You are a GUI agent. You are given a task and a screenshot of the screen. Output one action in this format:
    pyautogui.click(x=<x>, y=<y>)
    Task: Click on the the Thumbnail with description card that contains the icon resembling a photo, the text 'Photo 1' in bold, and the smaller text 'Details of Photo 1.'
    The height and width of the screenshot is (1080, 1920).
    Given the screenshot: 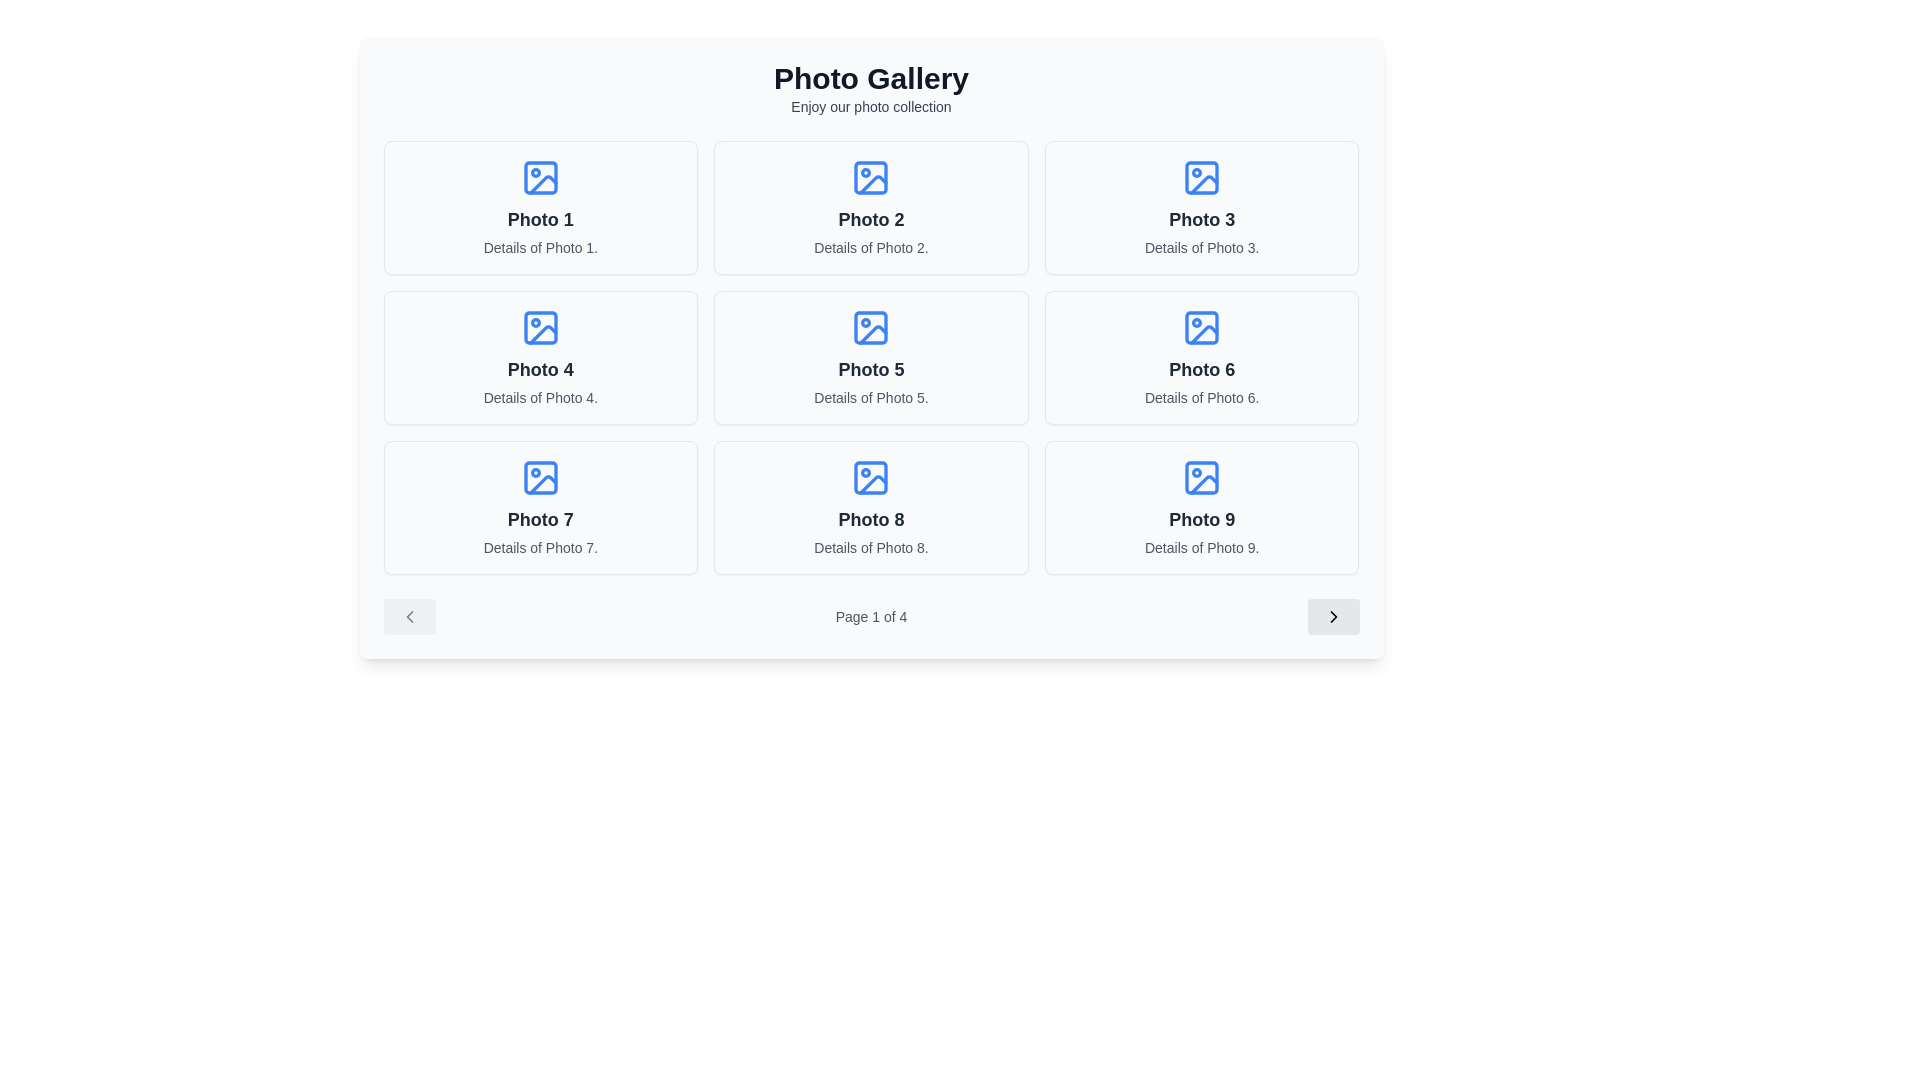 What is the action you would take?
    pyautogui.click(x=540, y=208)
    